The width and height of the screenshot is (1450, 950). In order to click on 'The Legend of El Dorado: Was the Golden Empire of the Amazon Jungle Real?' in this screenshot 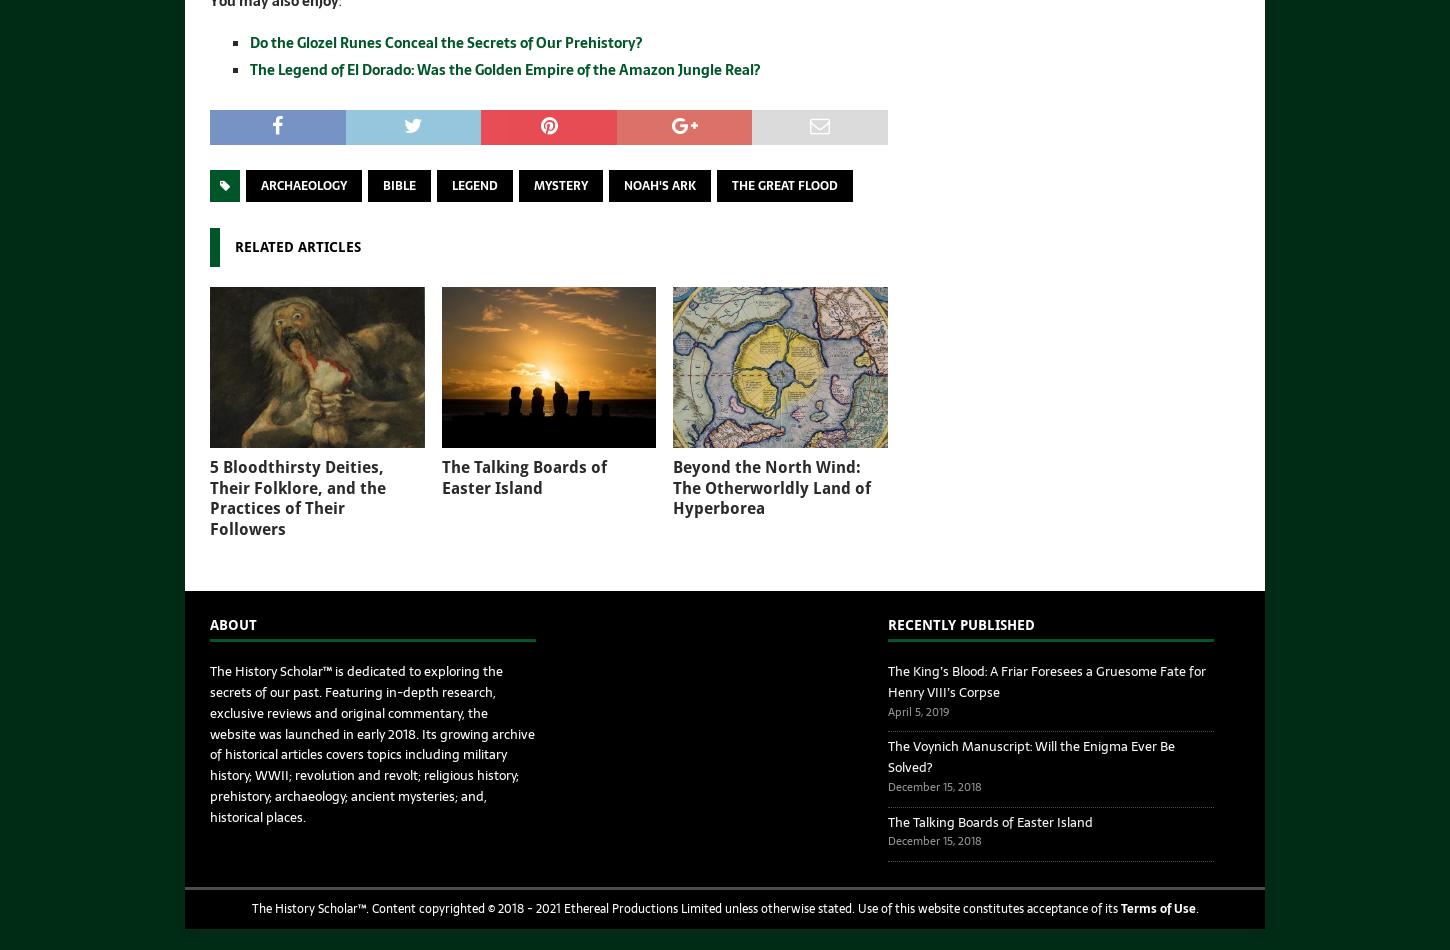, I will do `click(505, 70)`.